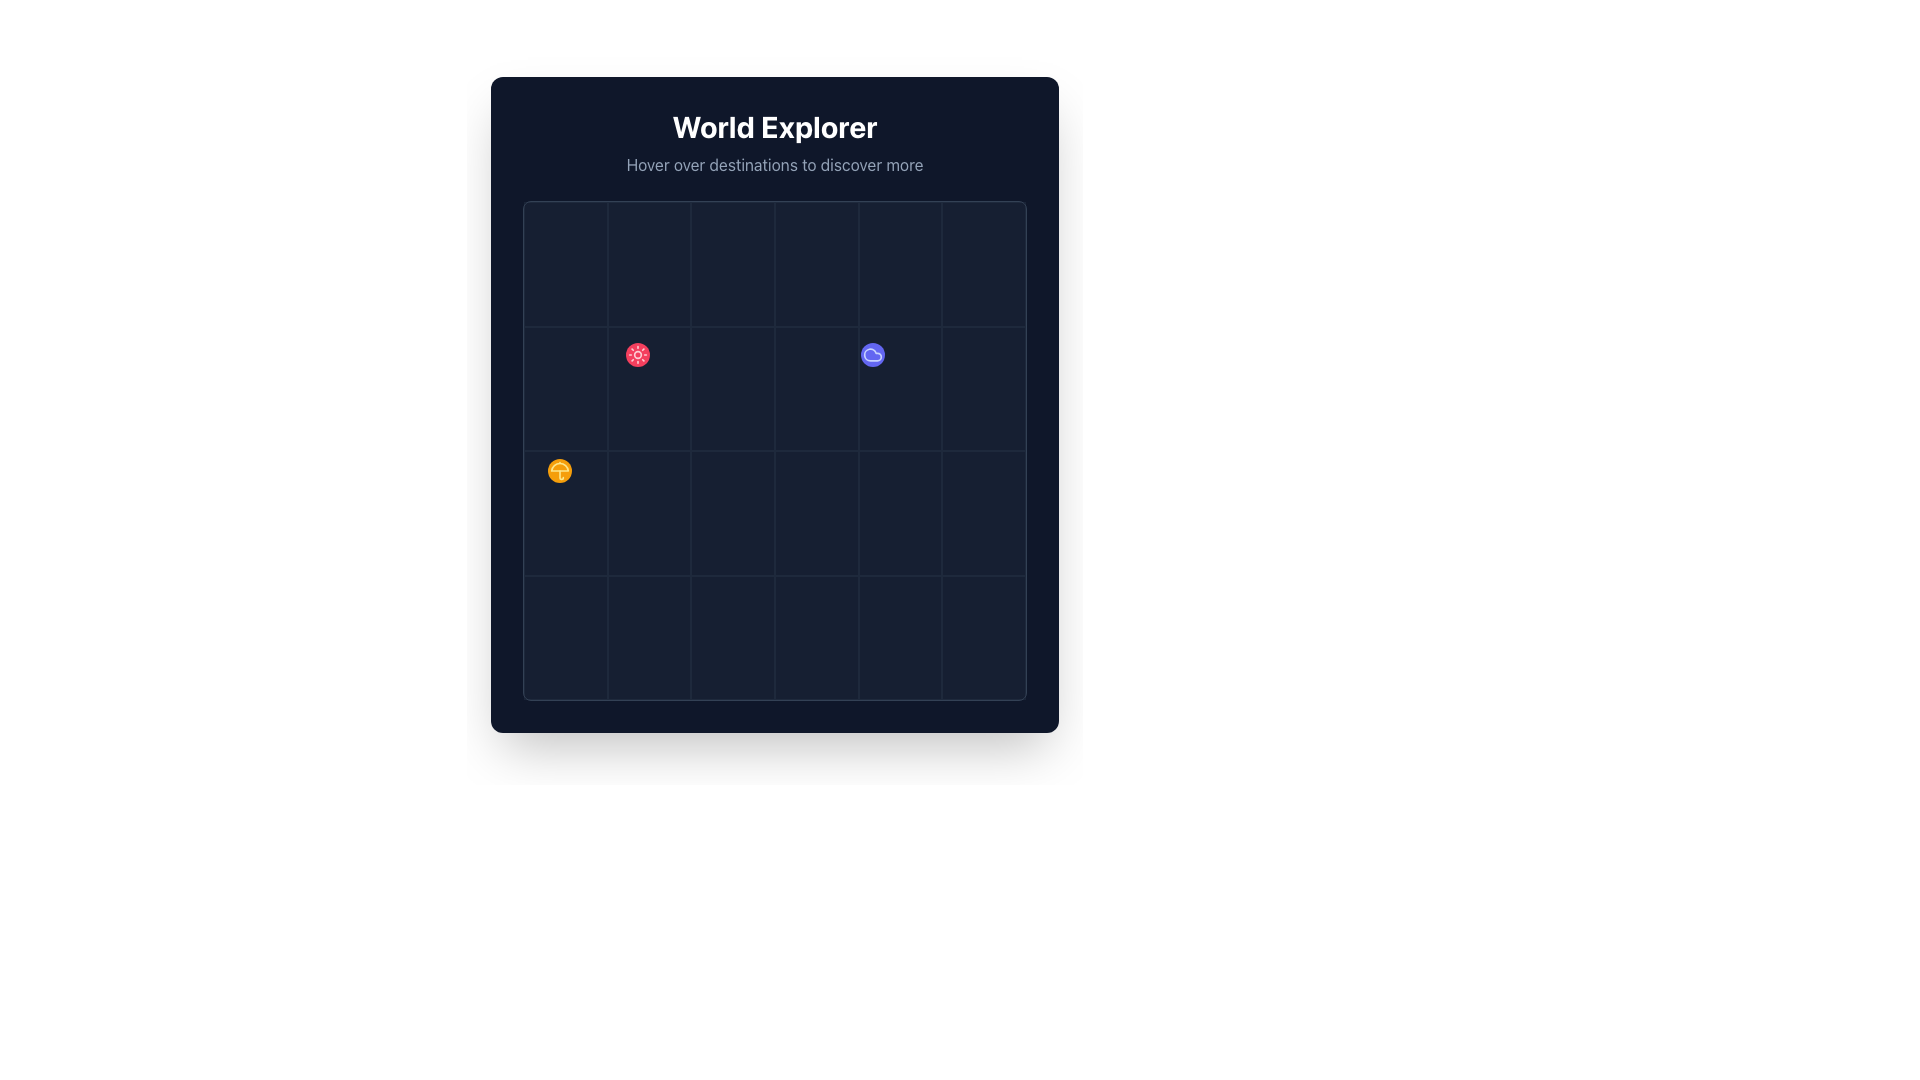 Image resolution: width=1920 pixels, height=1080 pixels. What do you see at coordinates (873, 353) in the screenshot?
I see `the Icon button located in the middle-right area of the grid interface, which serves as an interactive marker or icon` at bounding box center [873, 353].